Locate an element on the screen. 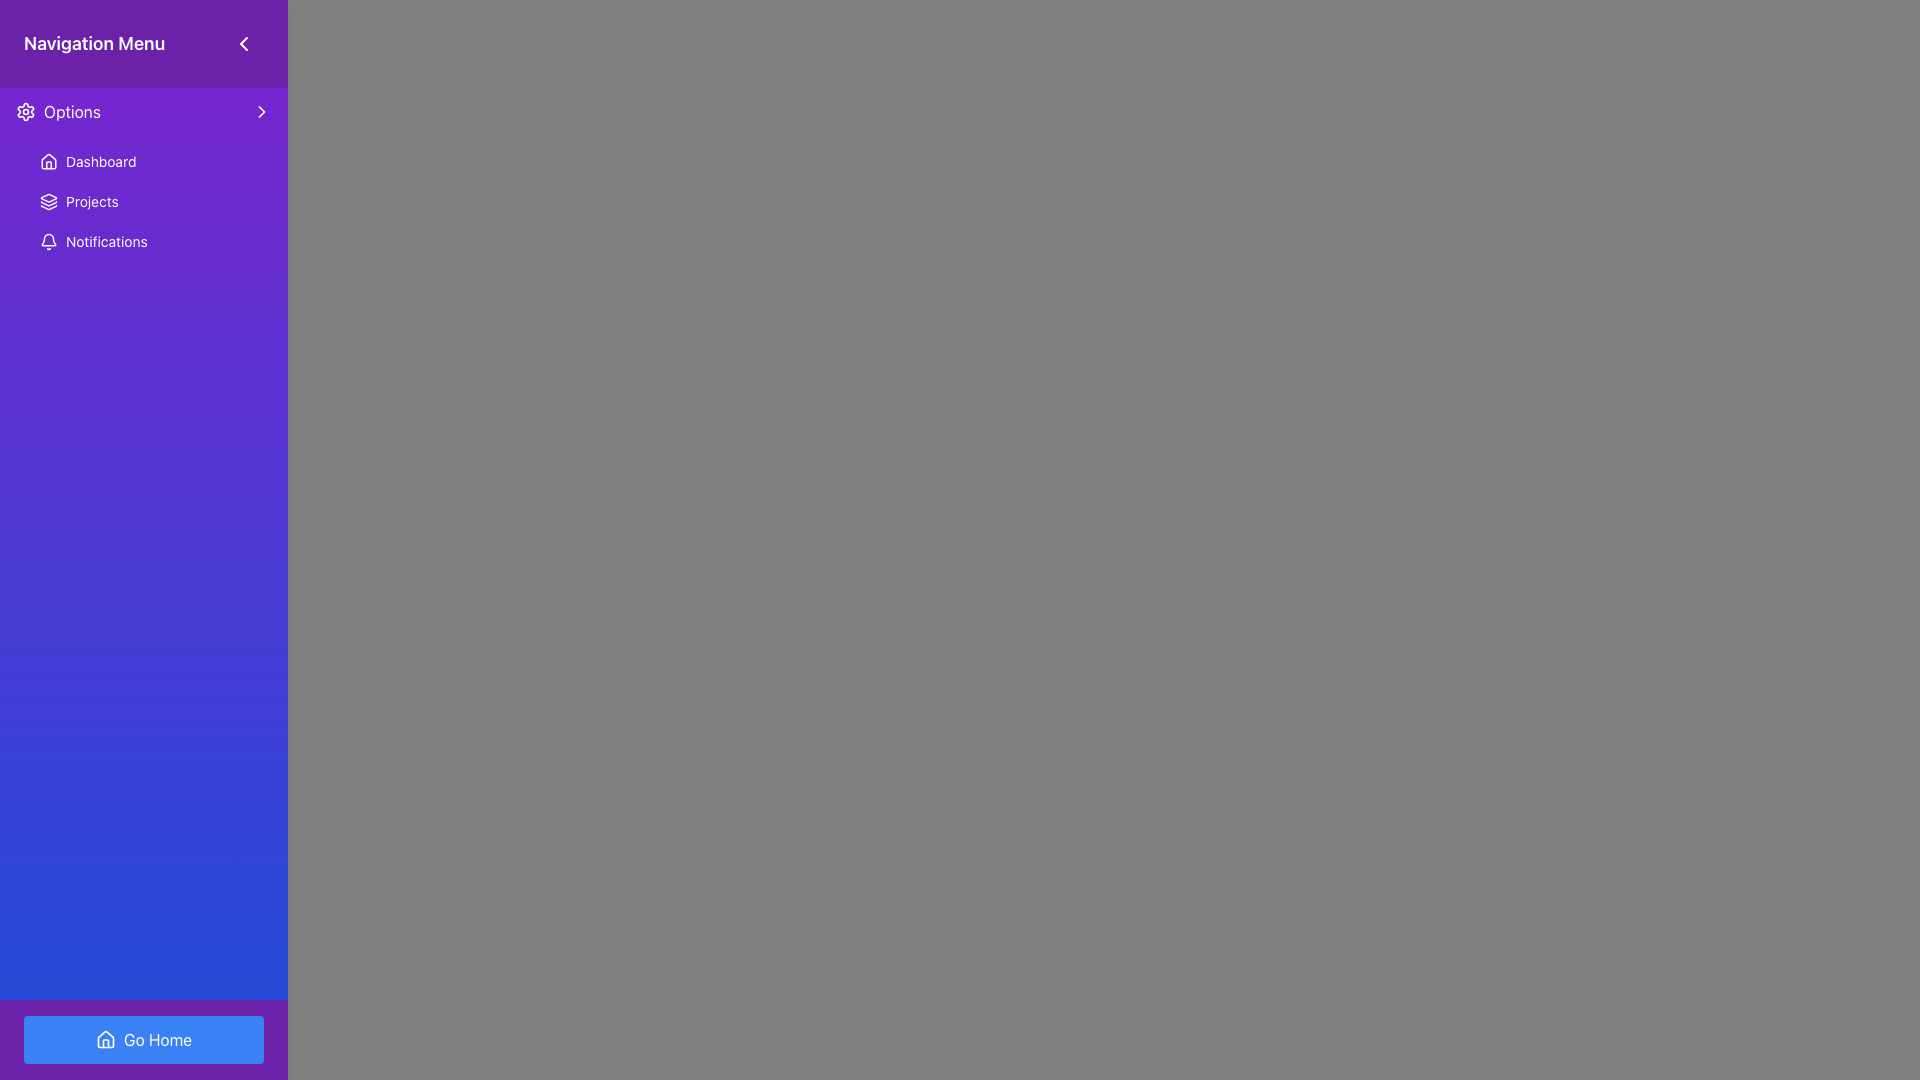 The image size is (1920, 1080). the triangular stack-like icon representing layers in the navigation menu bar labeled 'Projects.' is located at coordinates (48, 198).